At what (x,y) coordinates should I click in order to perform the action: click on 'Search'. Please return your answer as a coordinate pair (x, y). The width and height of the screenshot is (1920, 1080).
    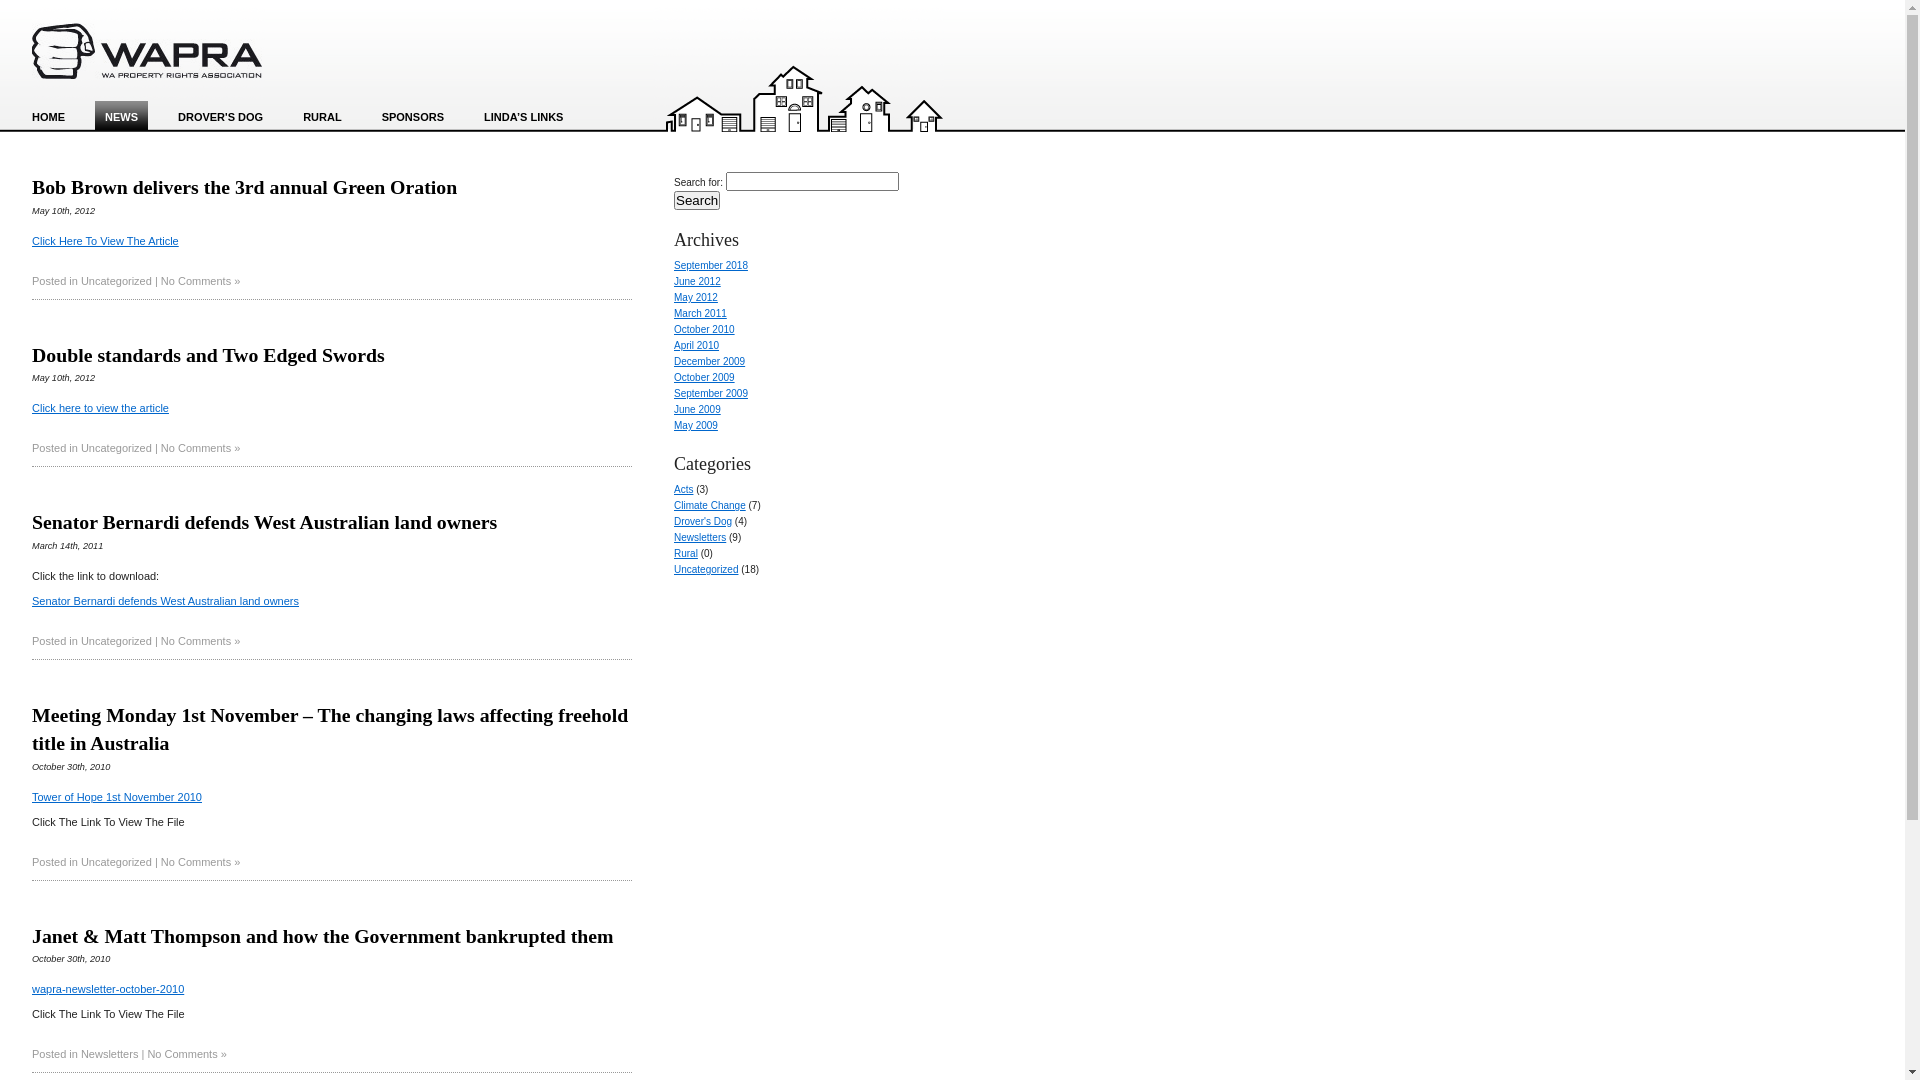
    Looking at the image, I should click on (696, 200).